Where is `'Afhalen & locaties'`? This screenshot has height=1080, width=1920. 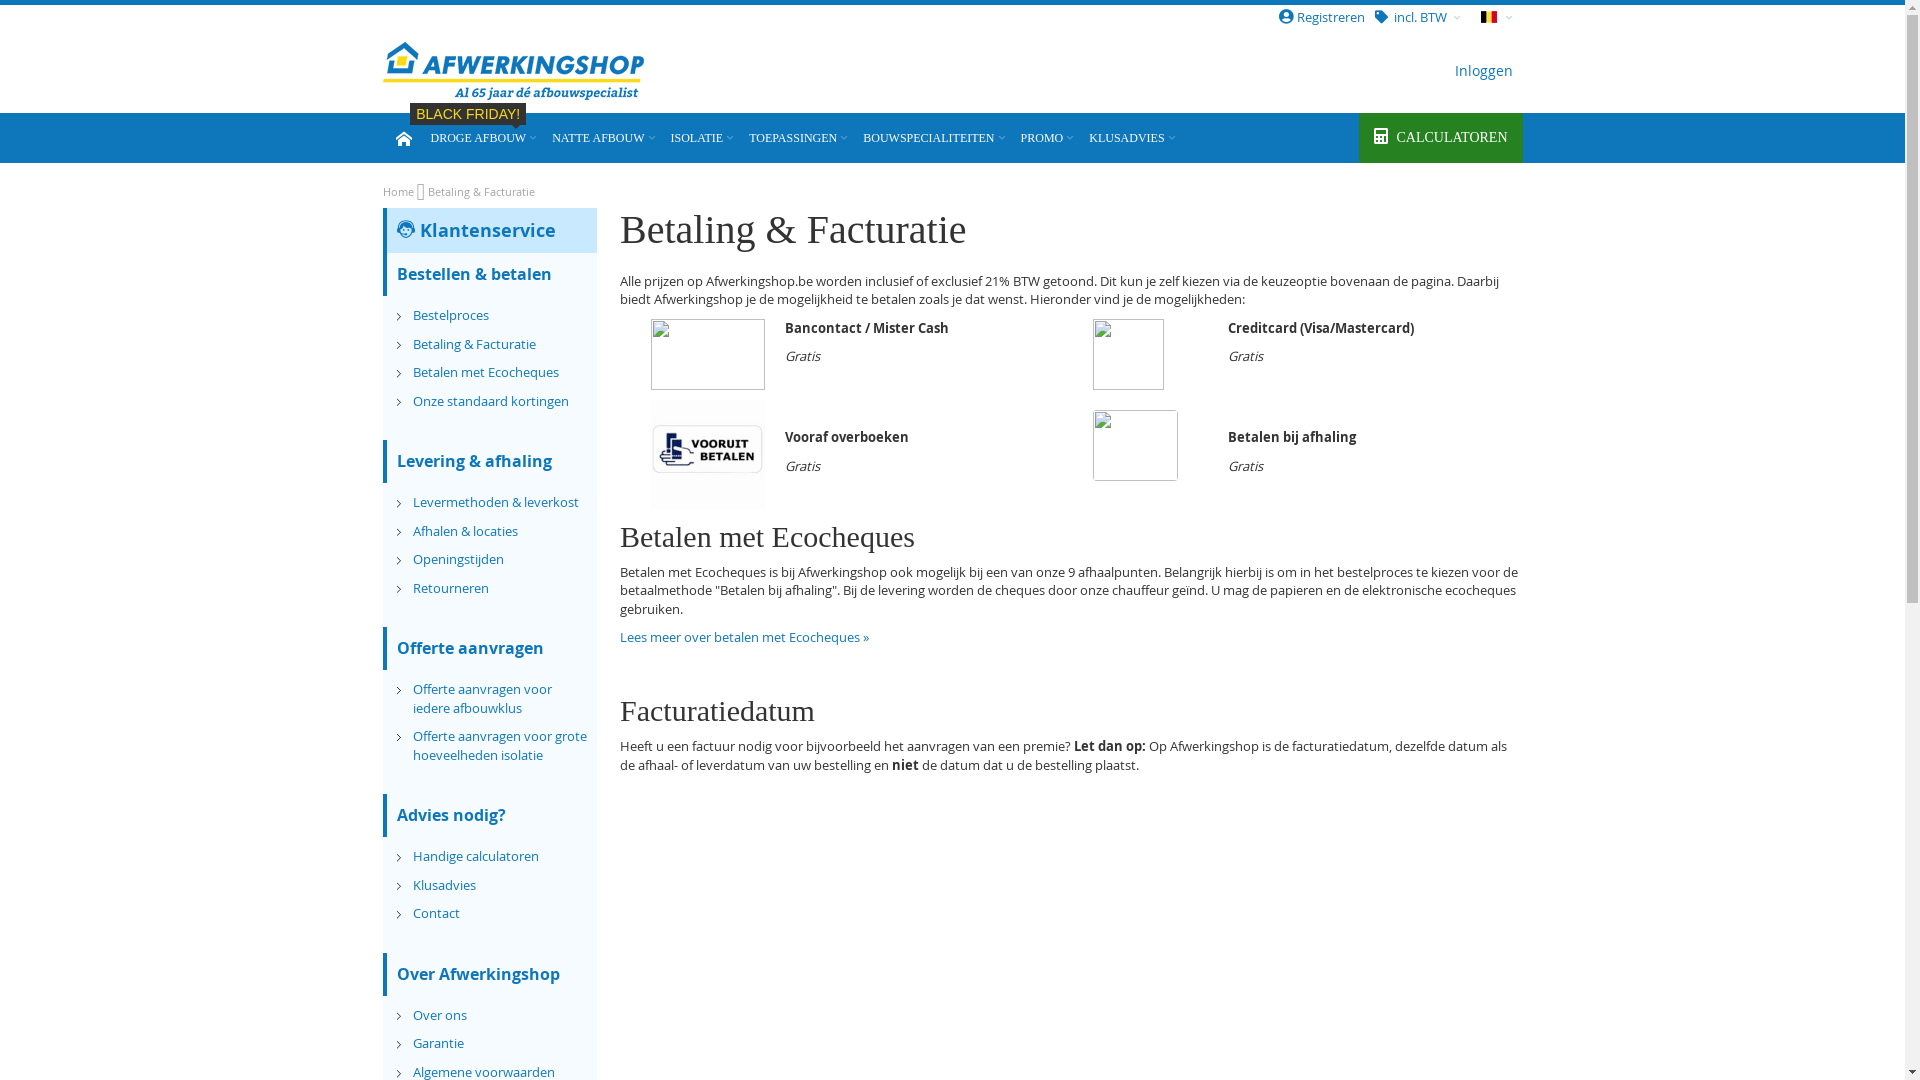
'Afhalen & locaties' is located at coordinates (463, 530).